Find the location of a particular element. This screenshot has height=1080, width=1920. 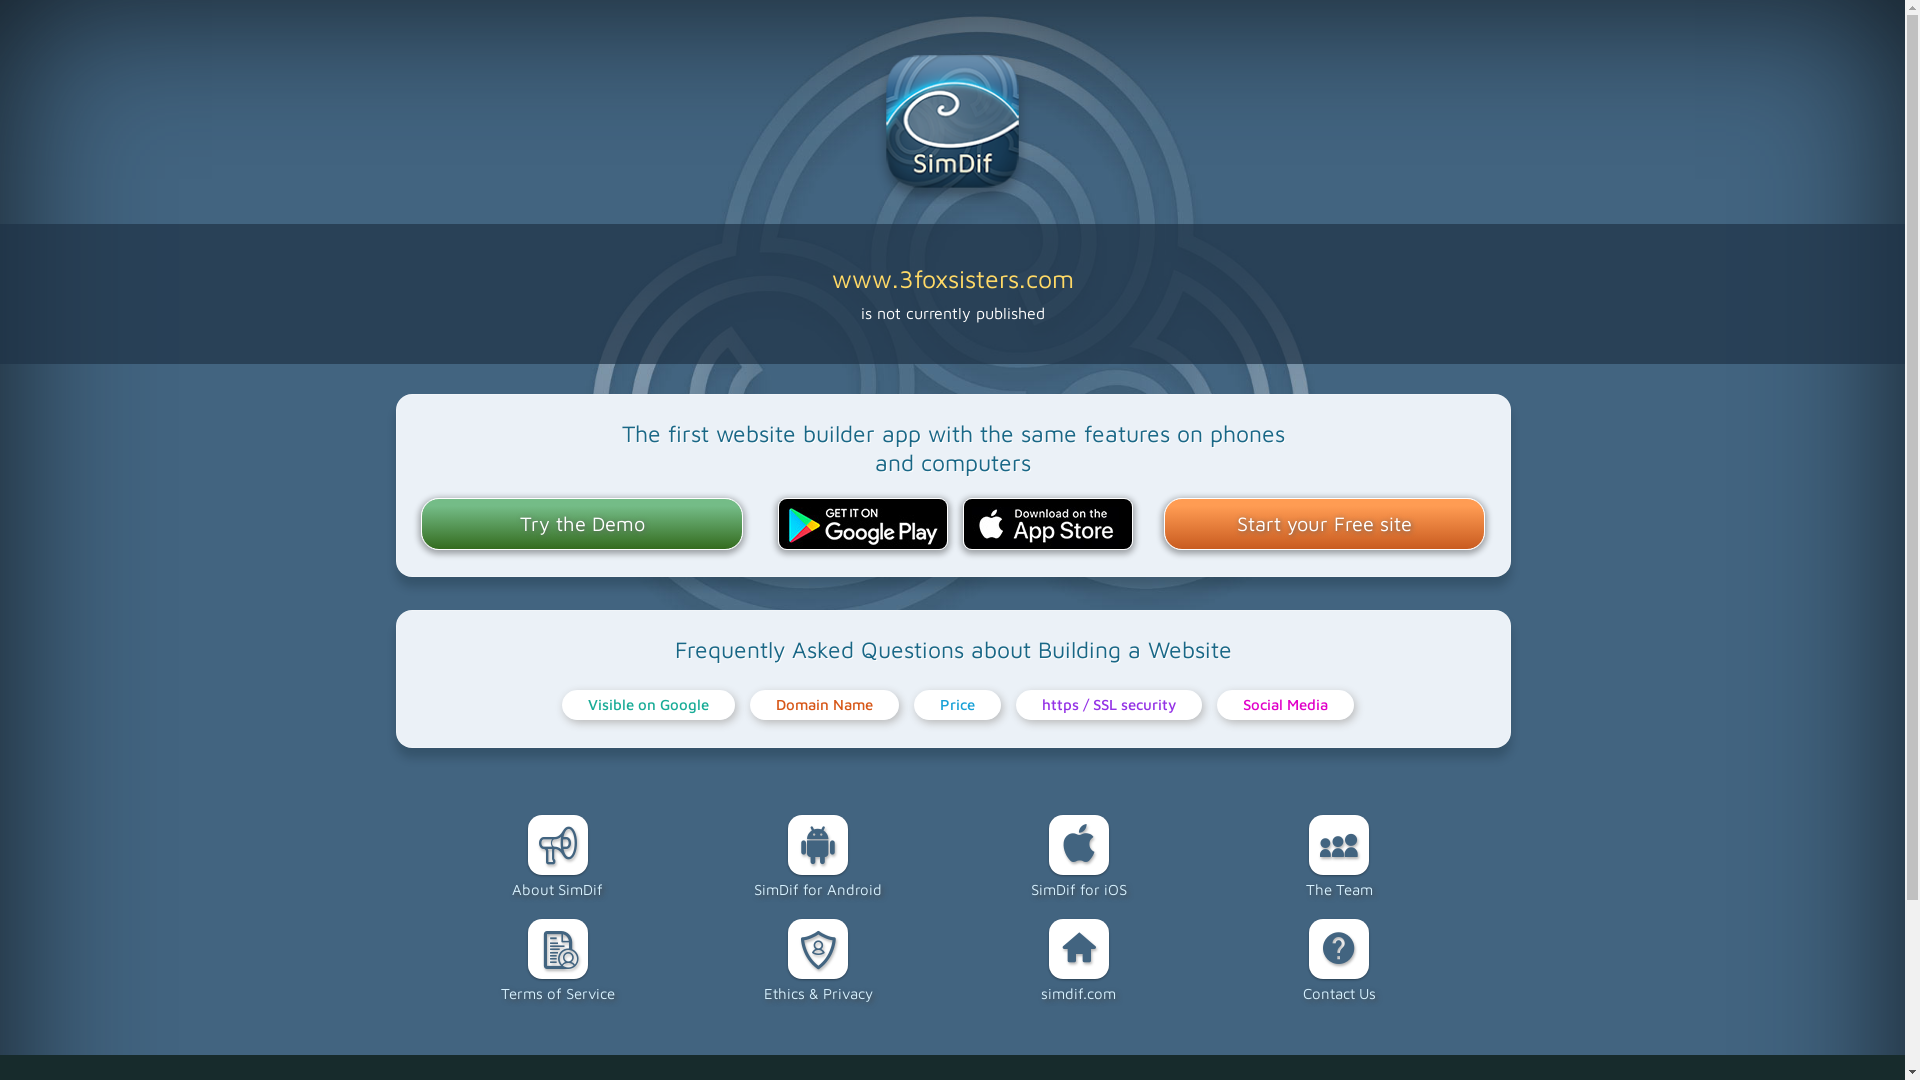

'Contact Us' is located at coordinates (1338, 959).